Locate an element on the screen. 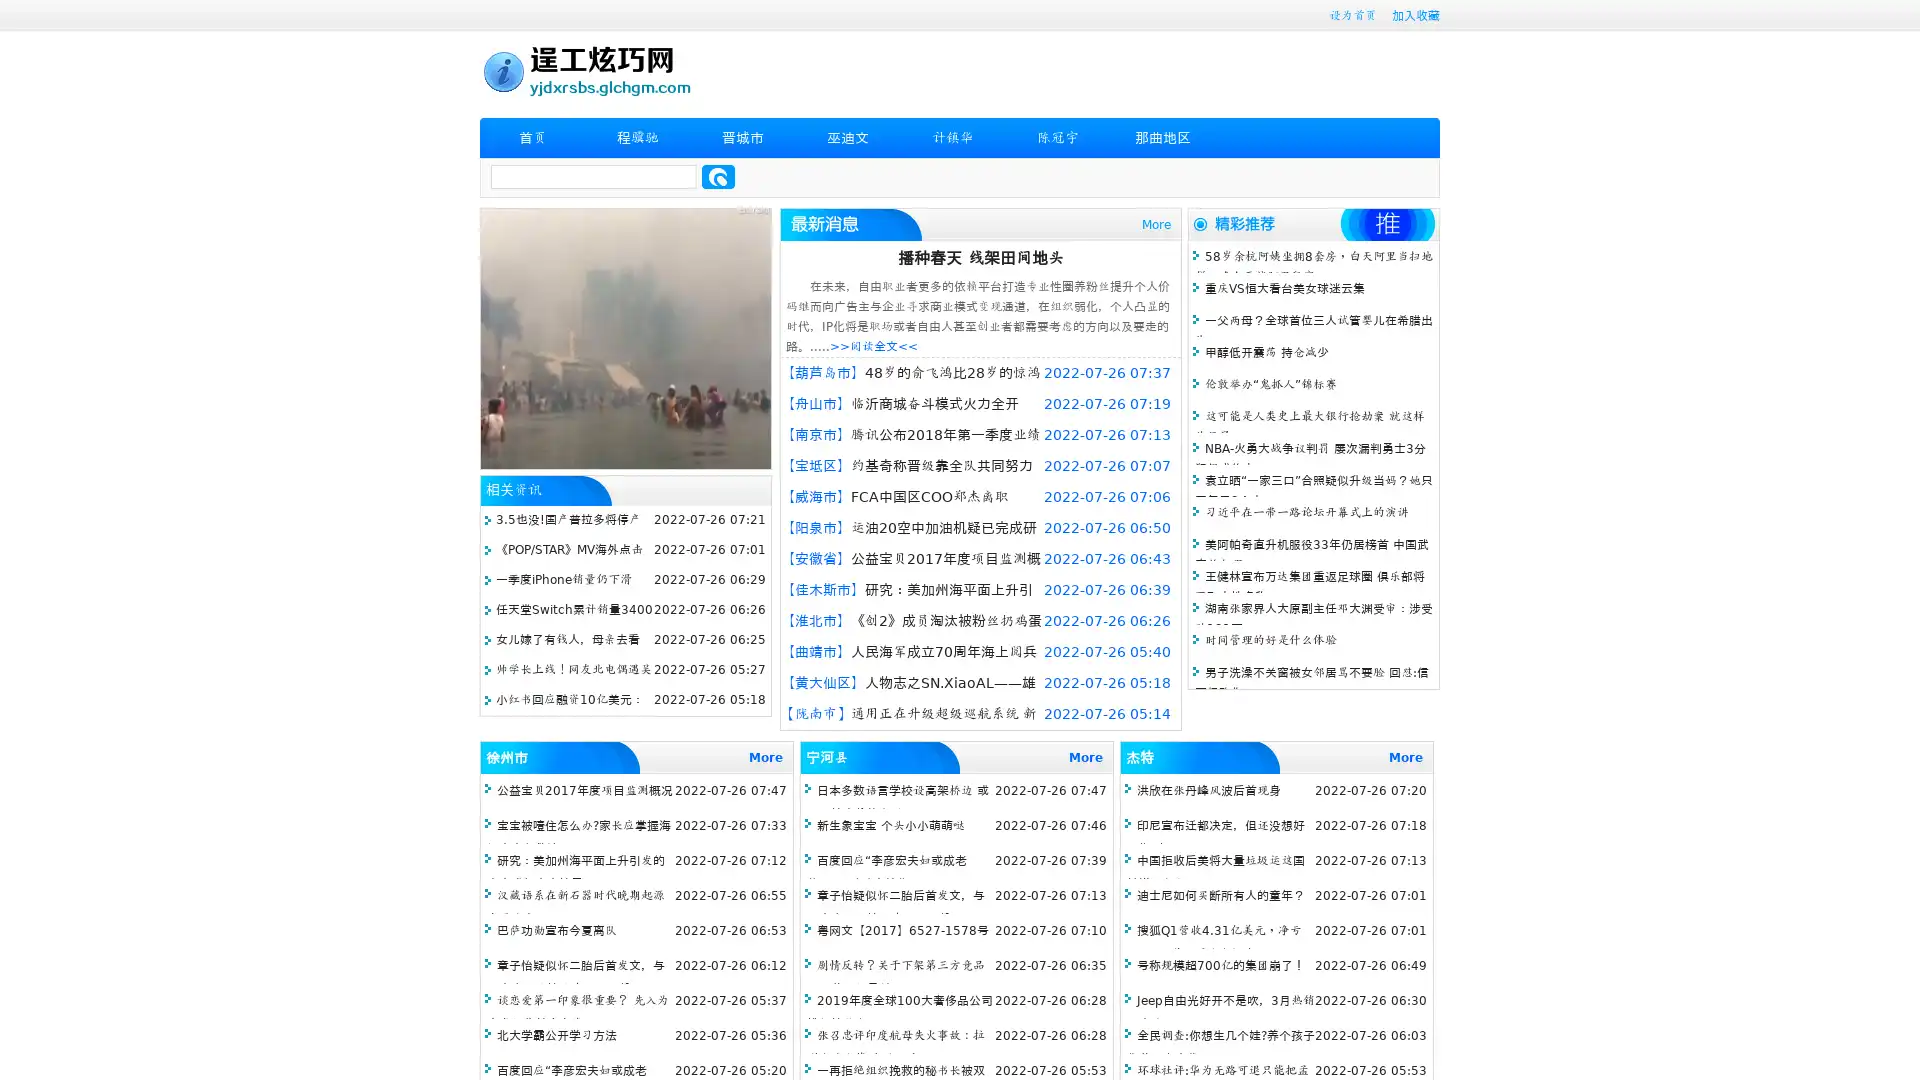 This screenshot has height=1080, width=1920. Search is located at coordinates (718, 176).